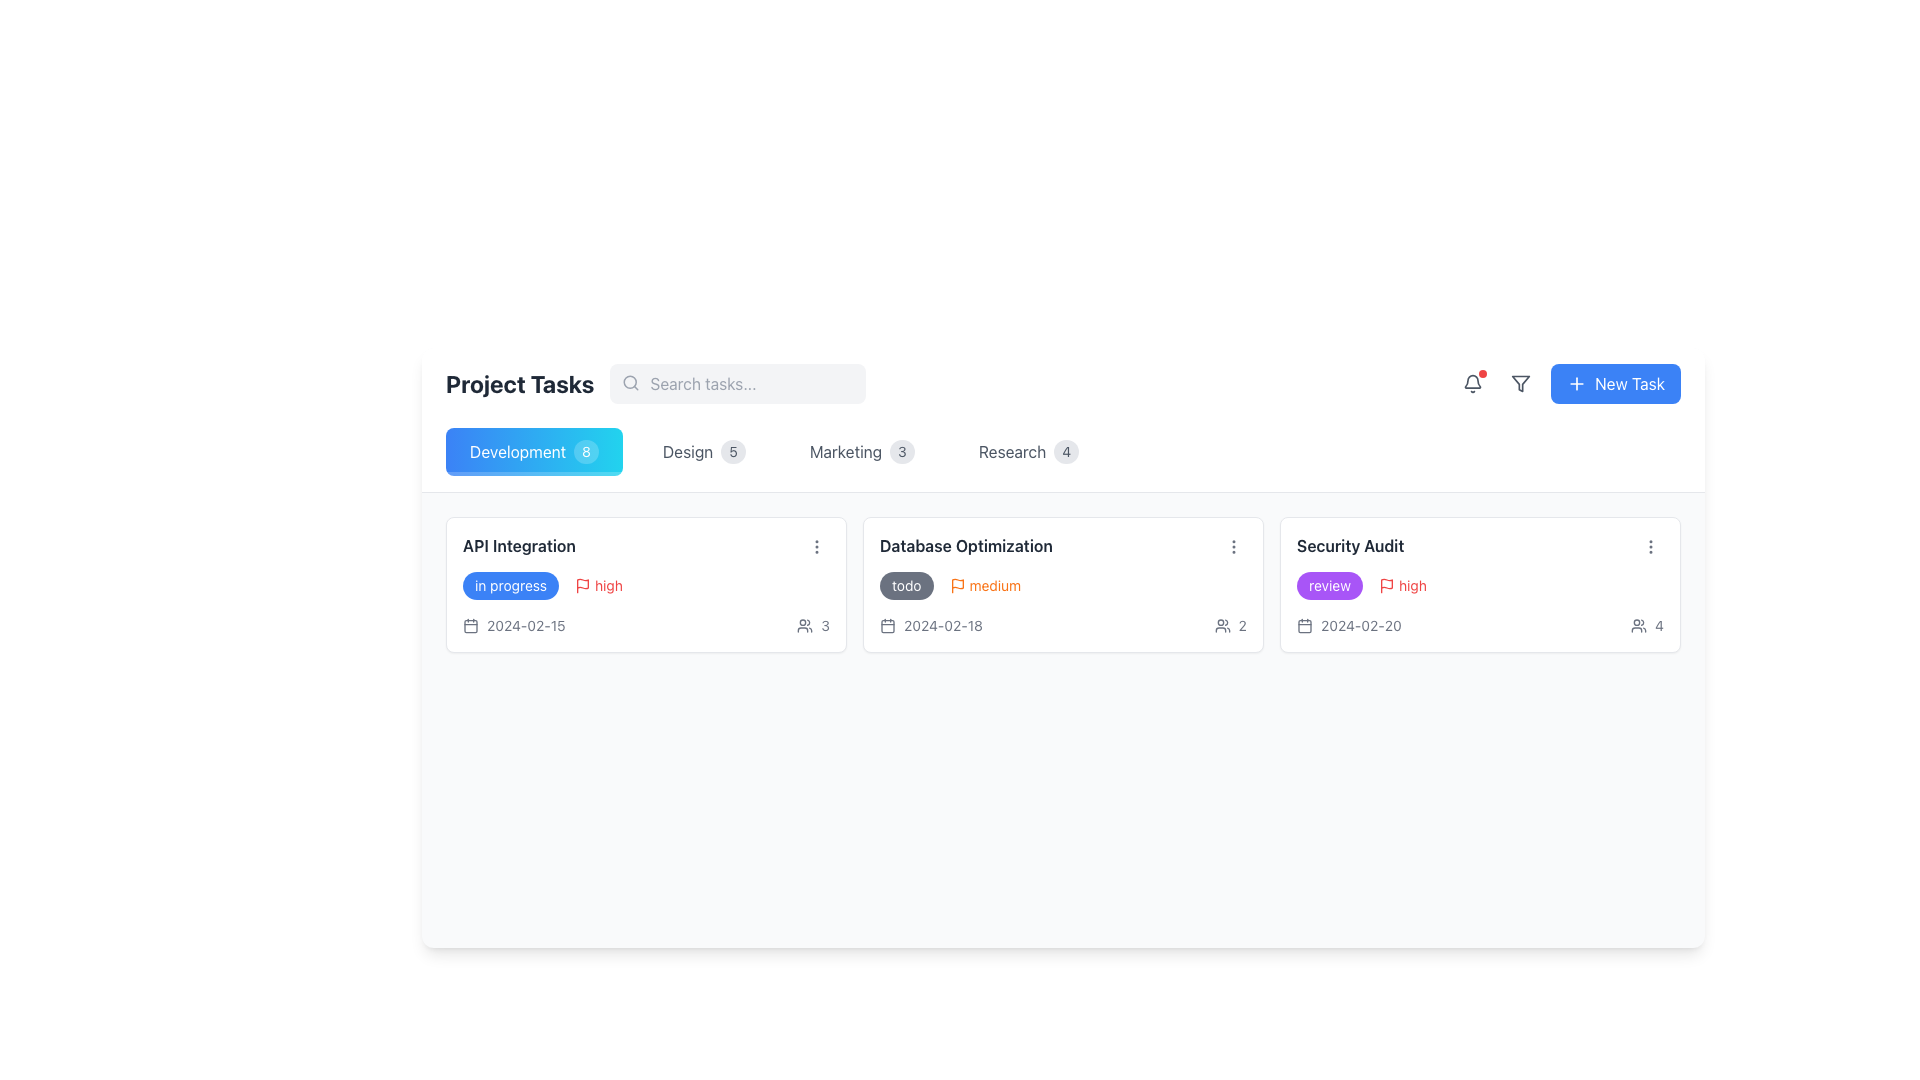  I want to click on the flag icon represented as a vector graphic inside the SVG component, located in the top-right corner of the page layout, so click(956, 583).